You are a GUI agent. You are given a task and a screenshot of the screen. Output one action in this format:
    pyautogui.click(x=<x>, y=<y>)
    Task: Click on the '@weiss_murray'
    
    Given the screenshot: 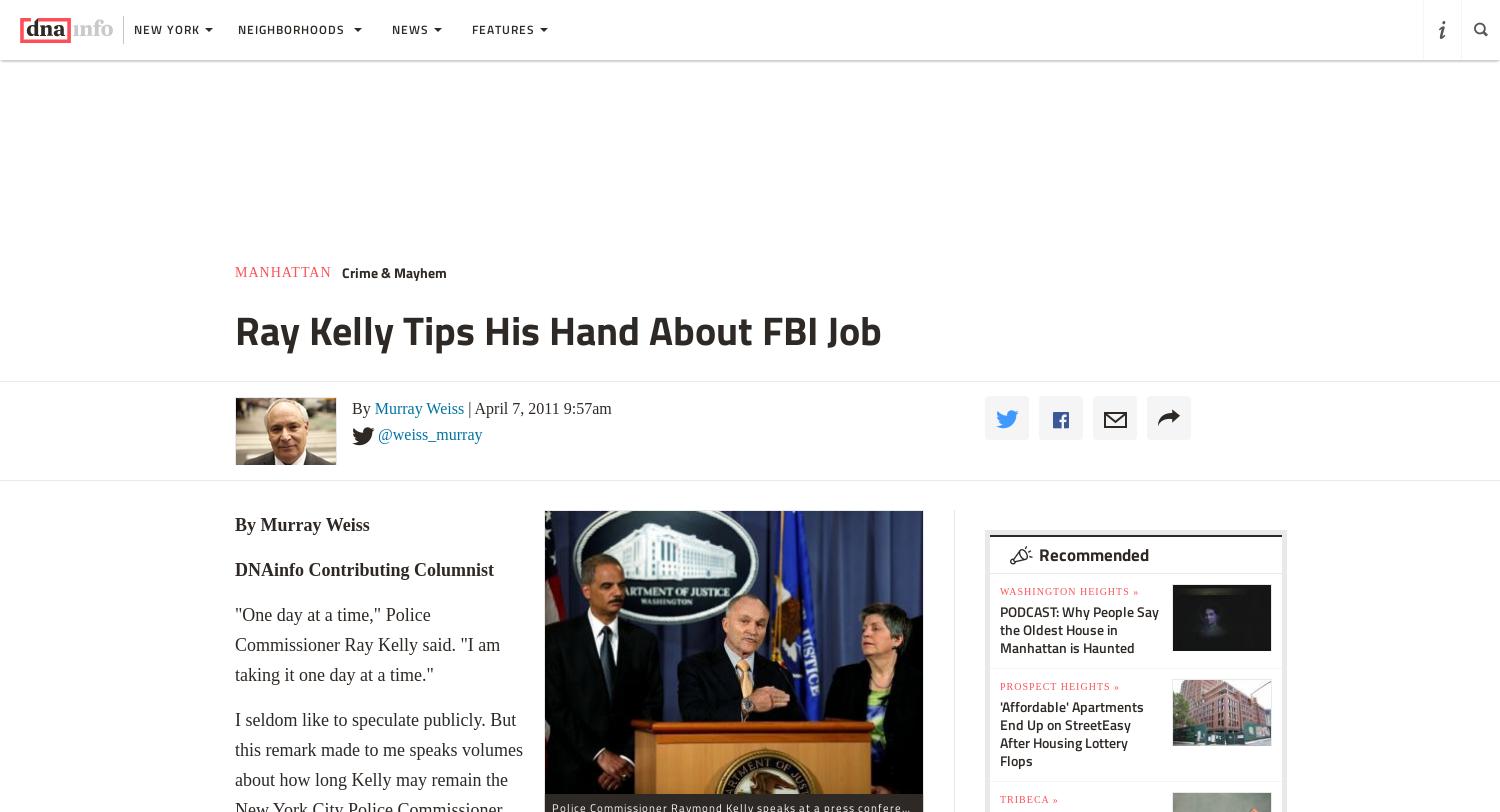 What is the action you would take?
    pyautogui.click(x=430, y=433)
    